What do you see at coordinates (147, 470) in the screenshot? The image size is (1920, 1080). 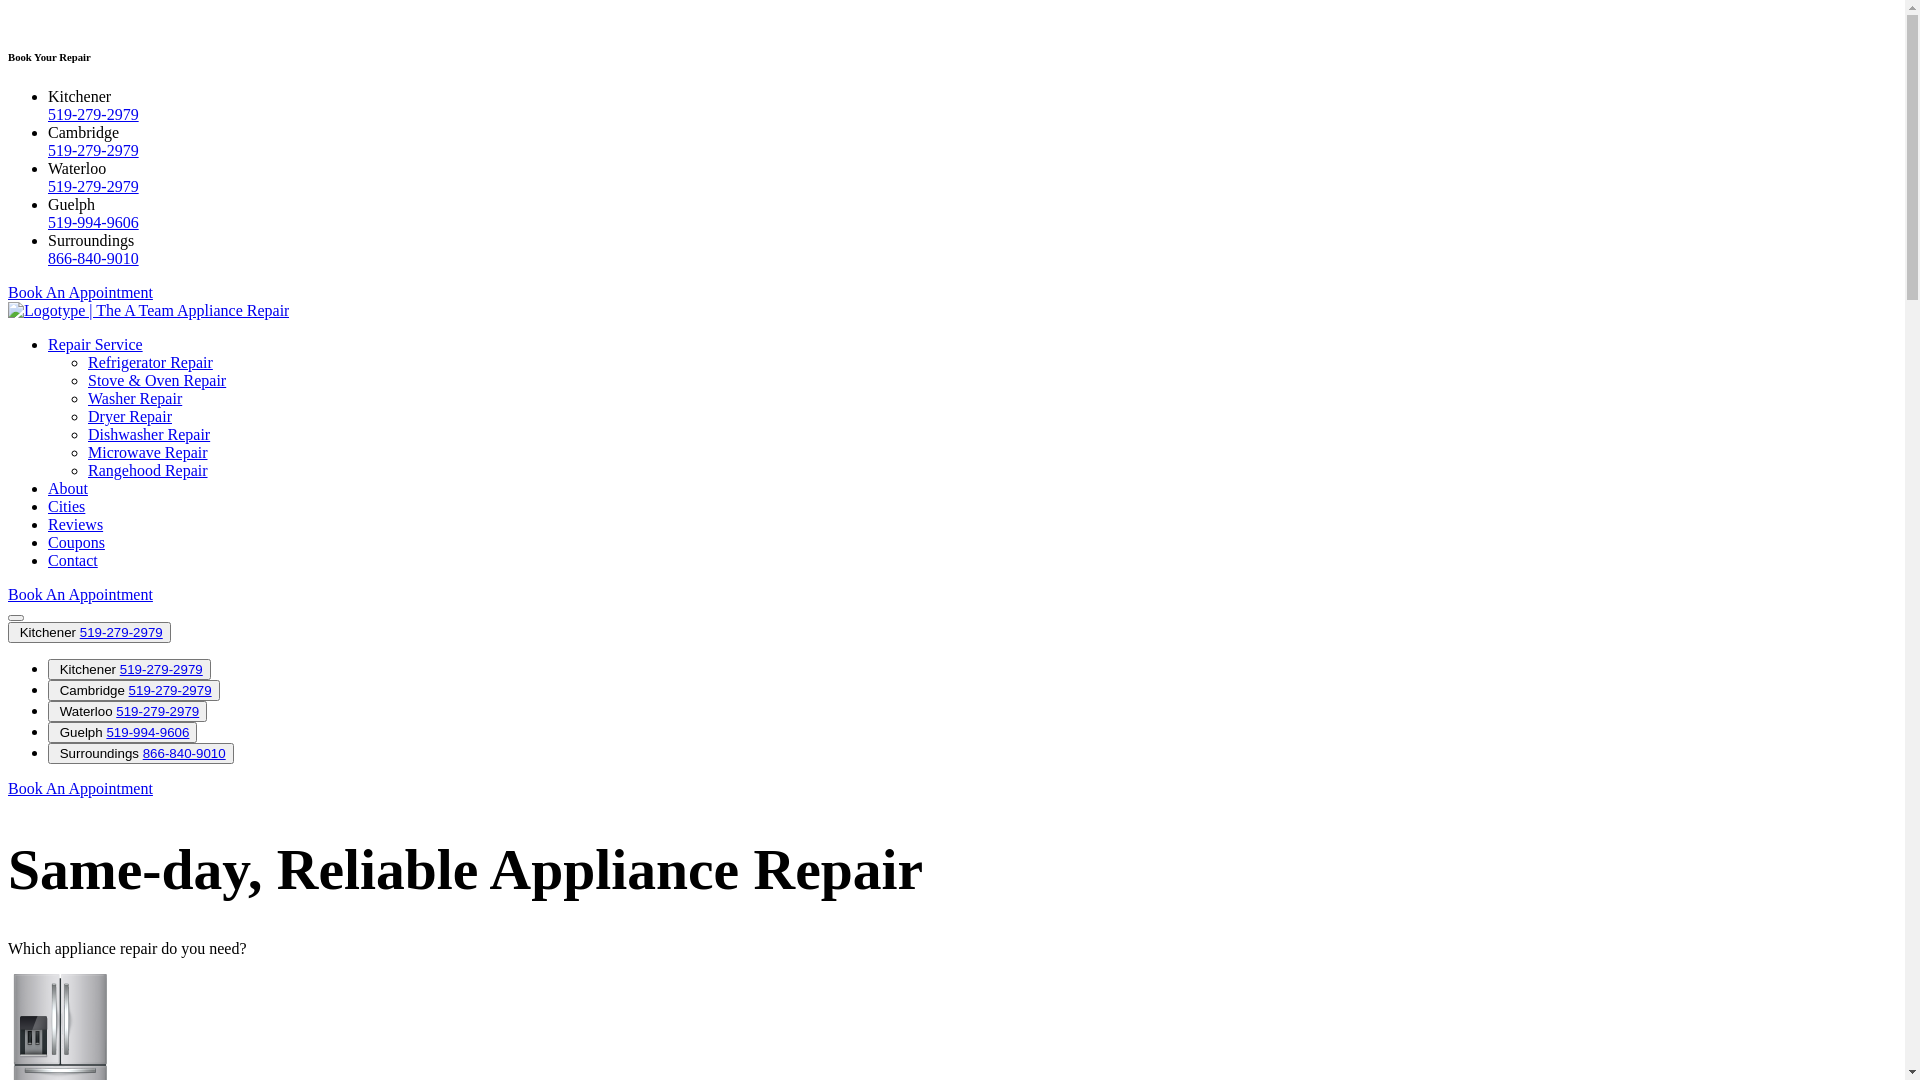 I see `'Rangehood Repair'` at bounding box center [147, 470].